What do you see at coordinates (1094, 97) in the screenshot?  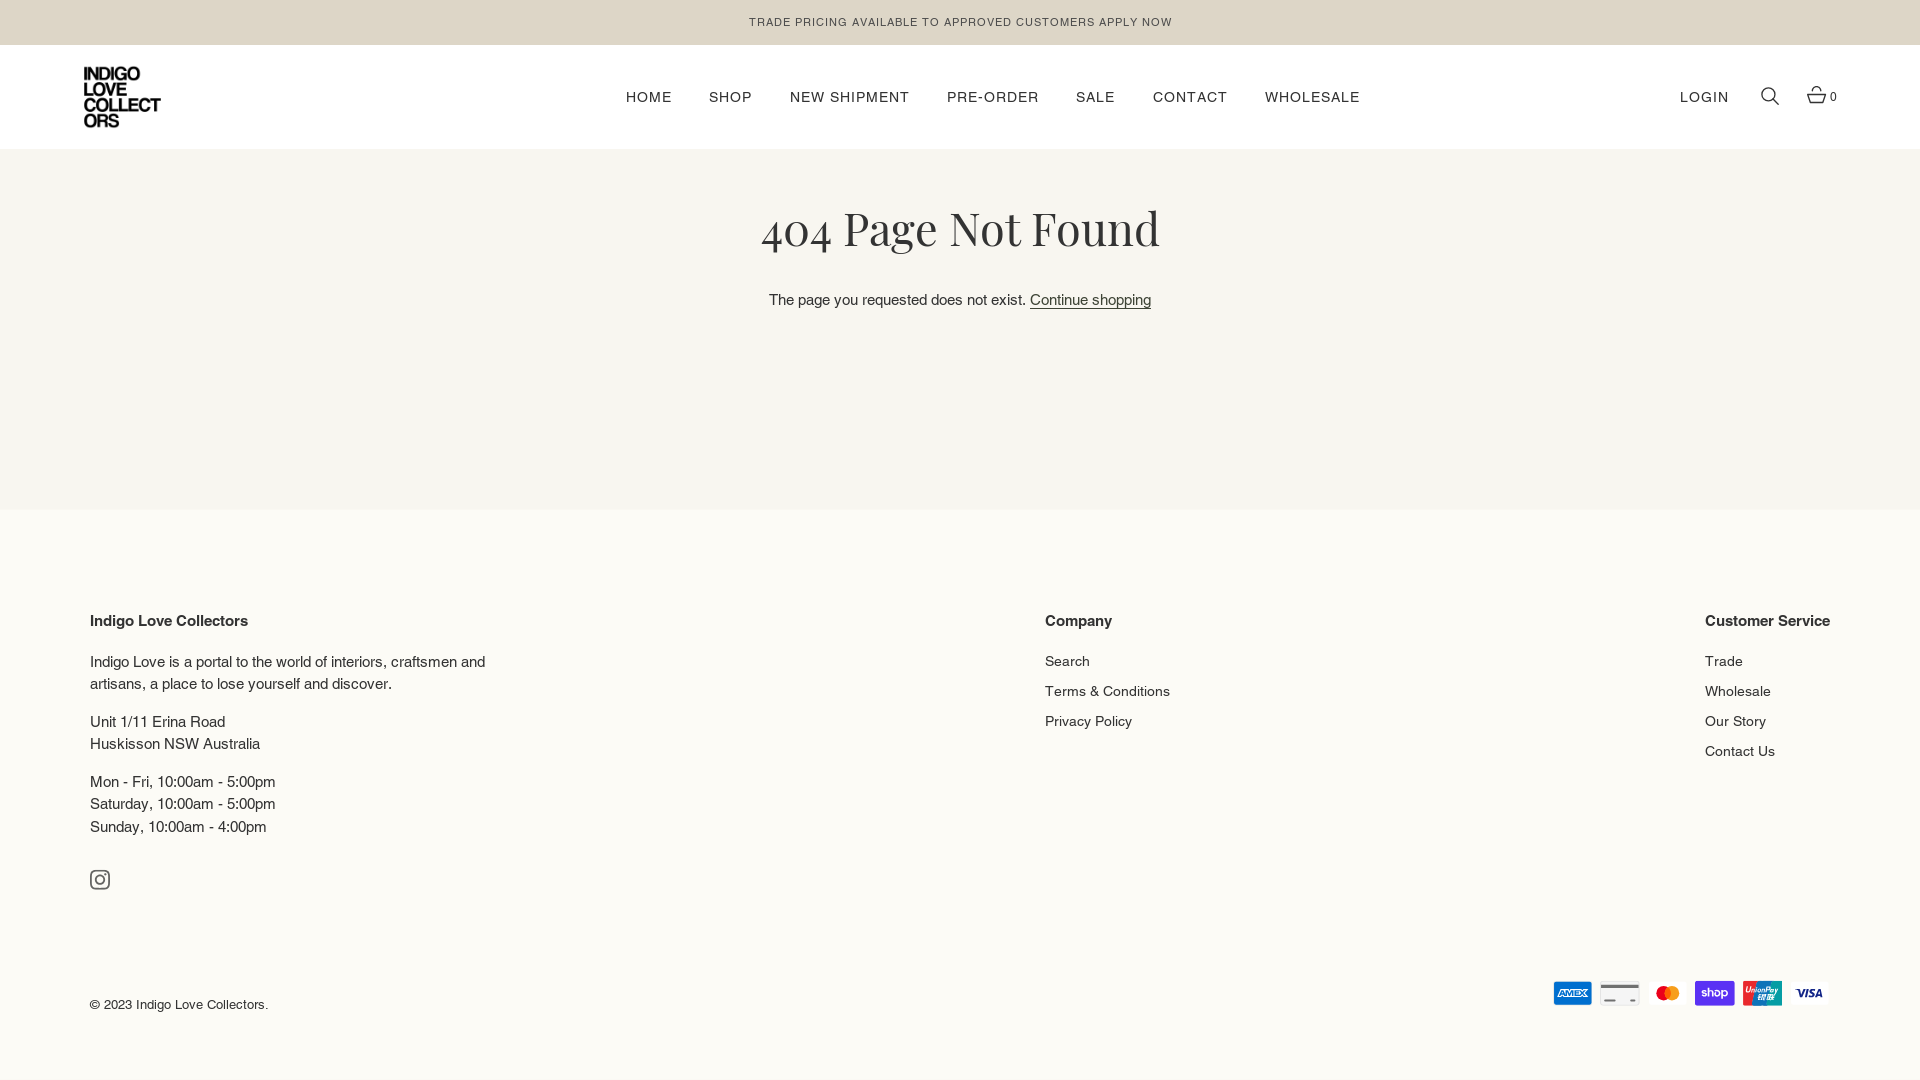 I see `'SALE'` at bounding box center [1094, 97].